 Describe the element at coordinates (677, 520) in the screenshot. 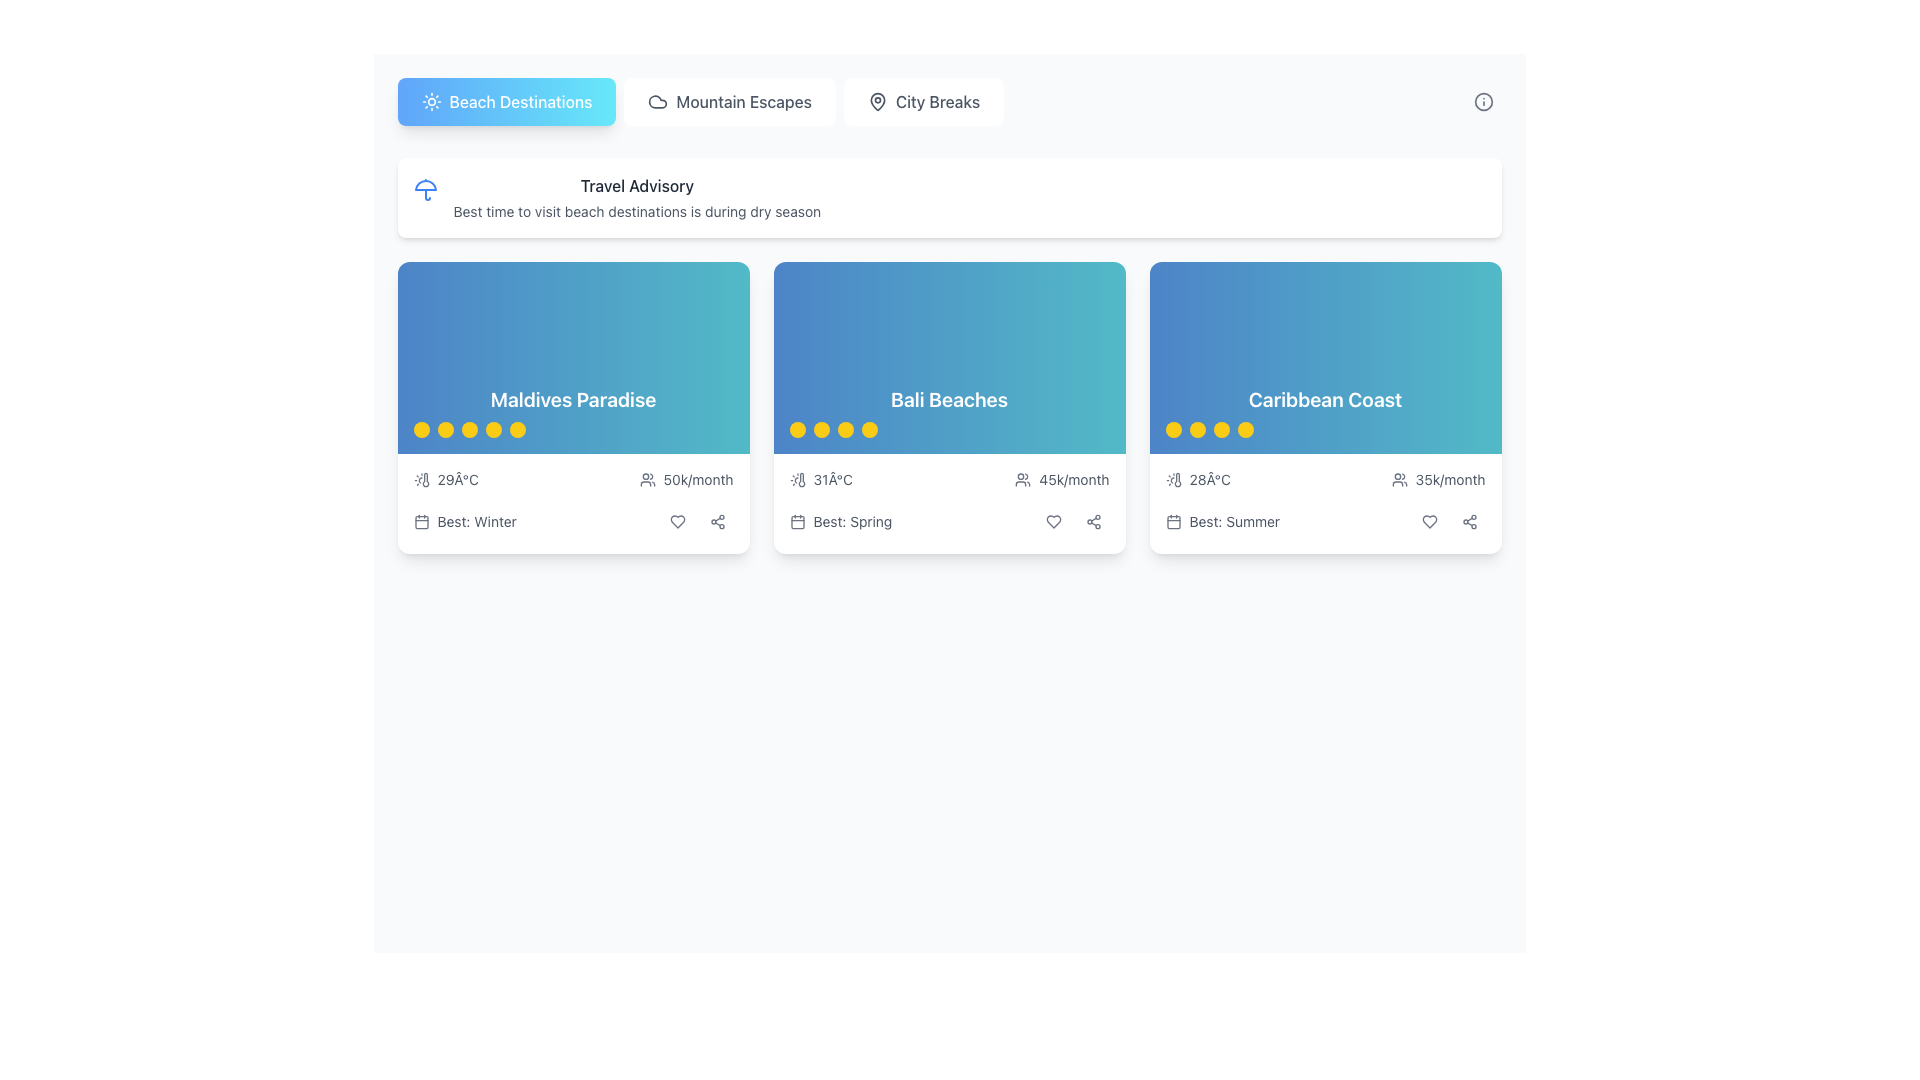

I see `the heart-shaped icon in the bottom-right corner of the 'Maldives Paradise' card` at that location.